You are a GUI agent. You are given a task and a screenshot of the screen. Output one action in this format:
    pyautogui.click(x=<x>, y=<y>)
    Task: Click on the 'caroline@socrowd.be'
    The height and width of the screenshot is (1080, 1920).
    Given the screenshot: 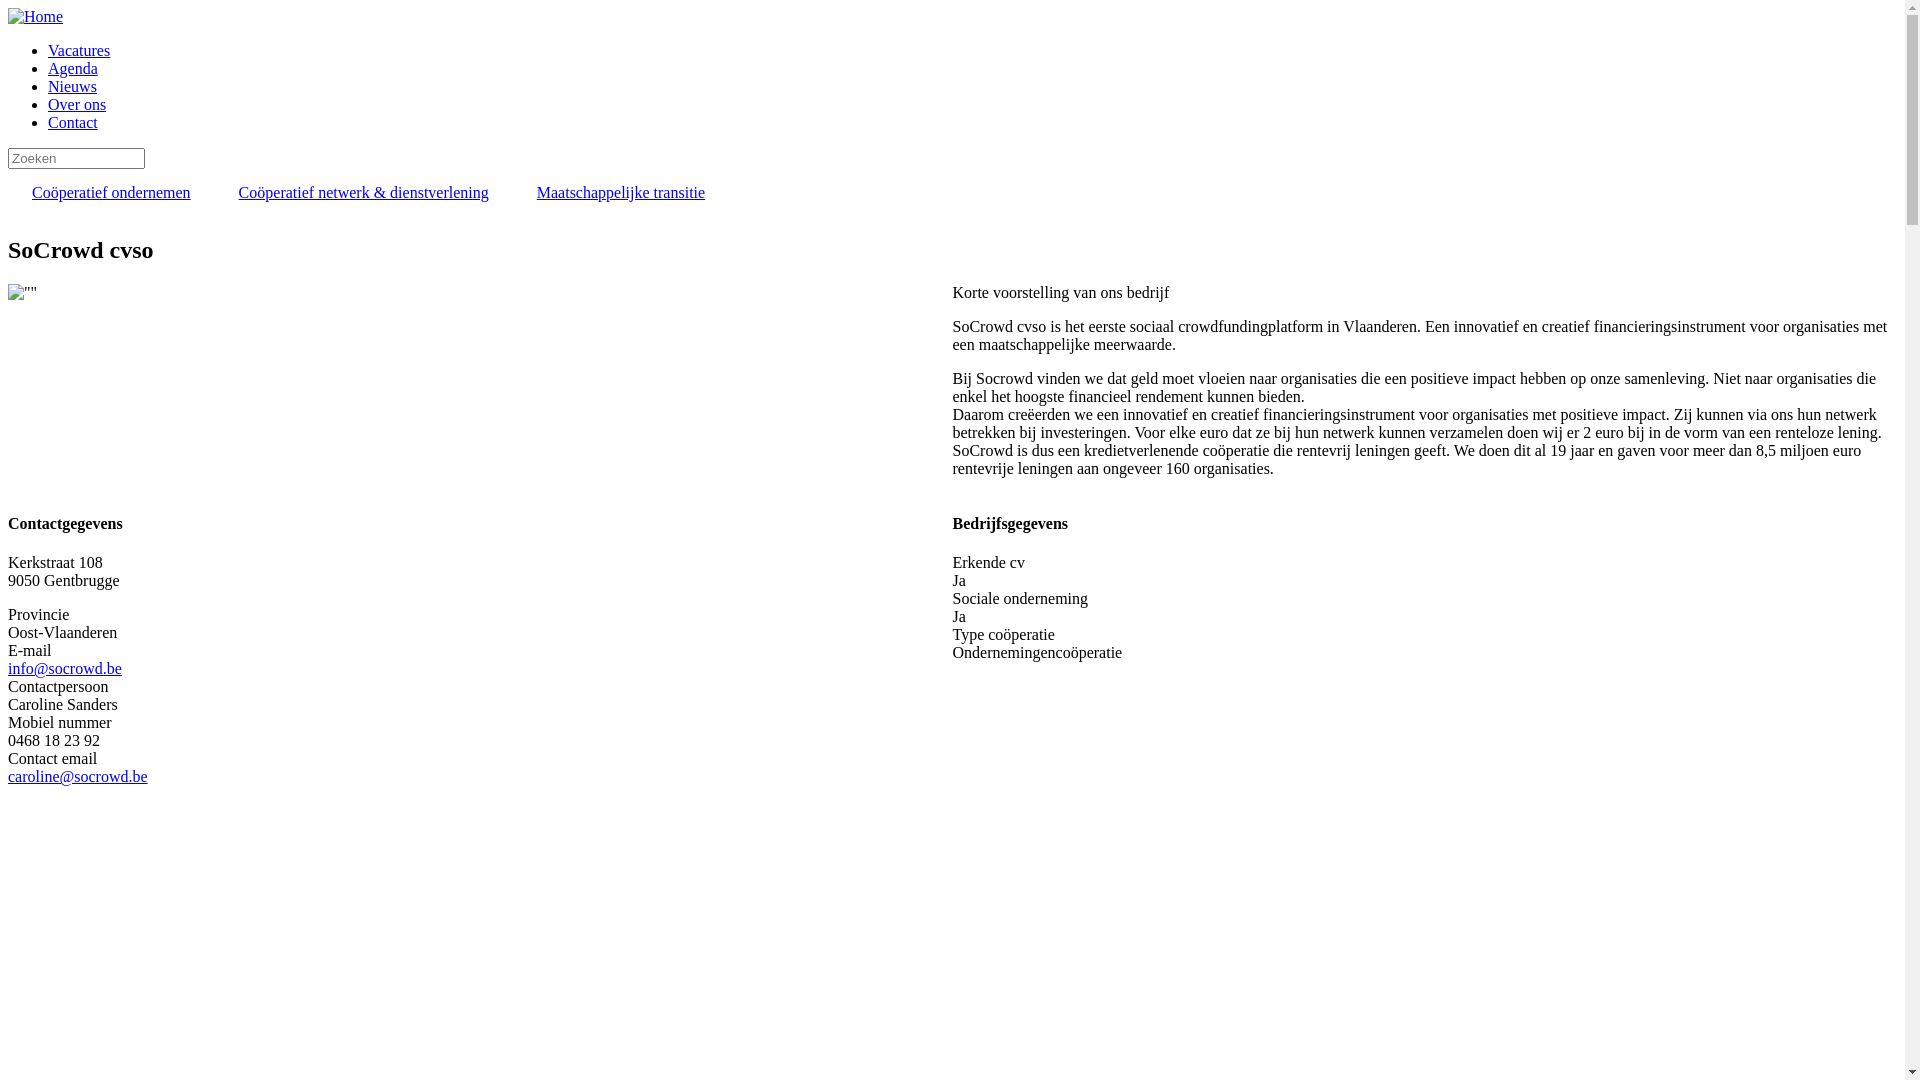 What is the action you would take?
    pyautogui.click(x=77, y=775)
    